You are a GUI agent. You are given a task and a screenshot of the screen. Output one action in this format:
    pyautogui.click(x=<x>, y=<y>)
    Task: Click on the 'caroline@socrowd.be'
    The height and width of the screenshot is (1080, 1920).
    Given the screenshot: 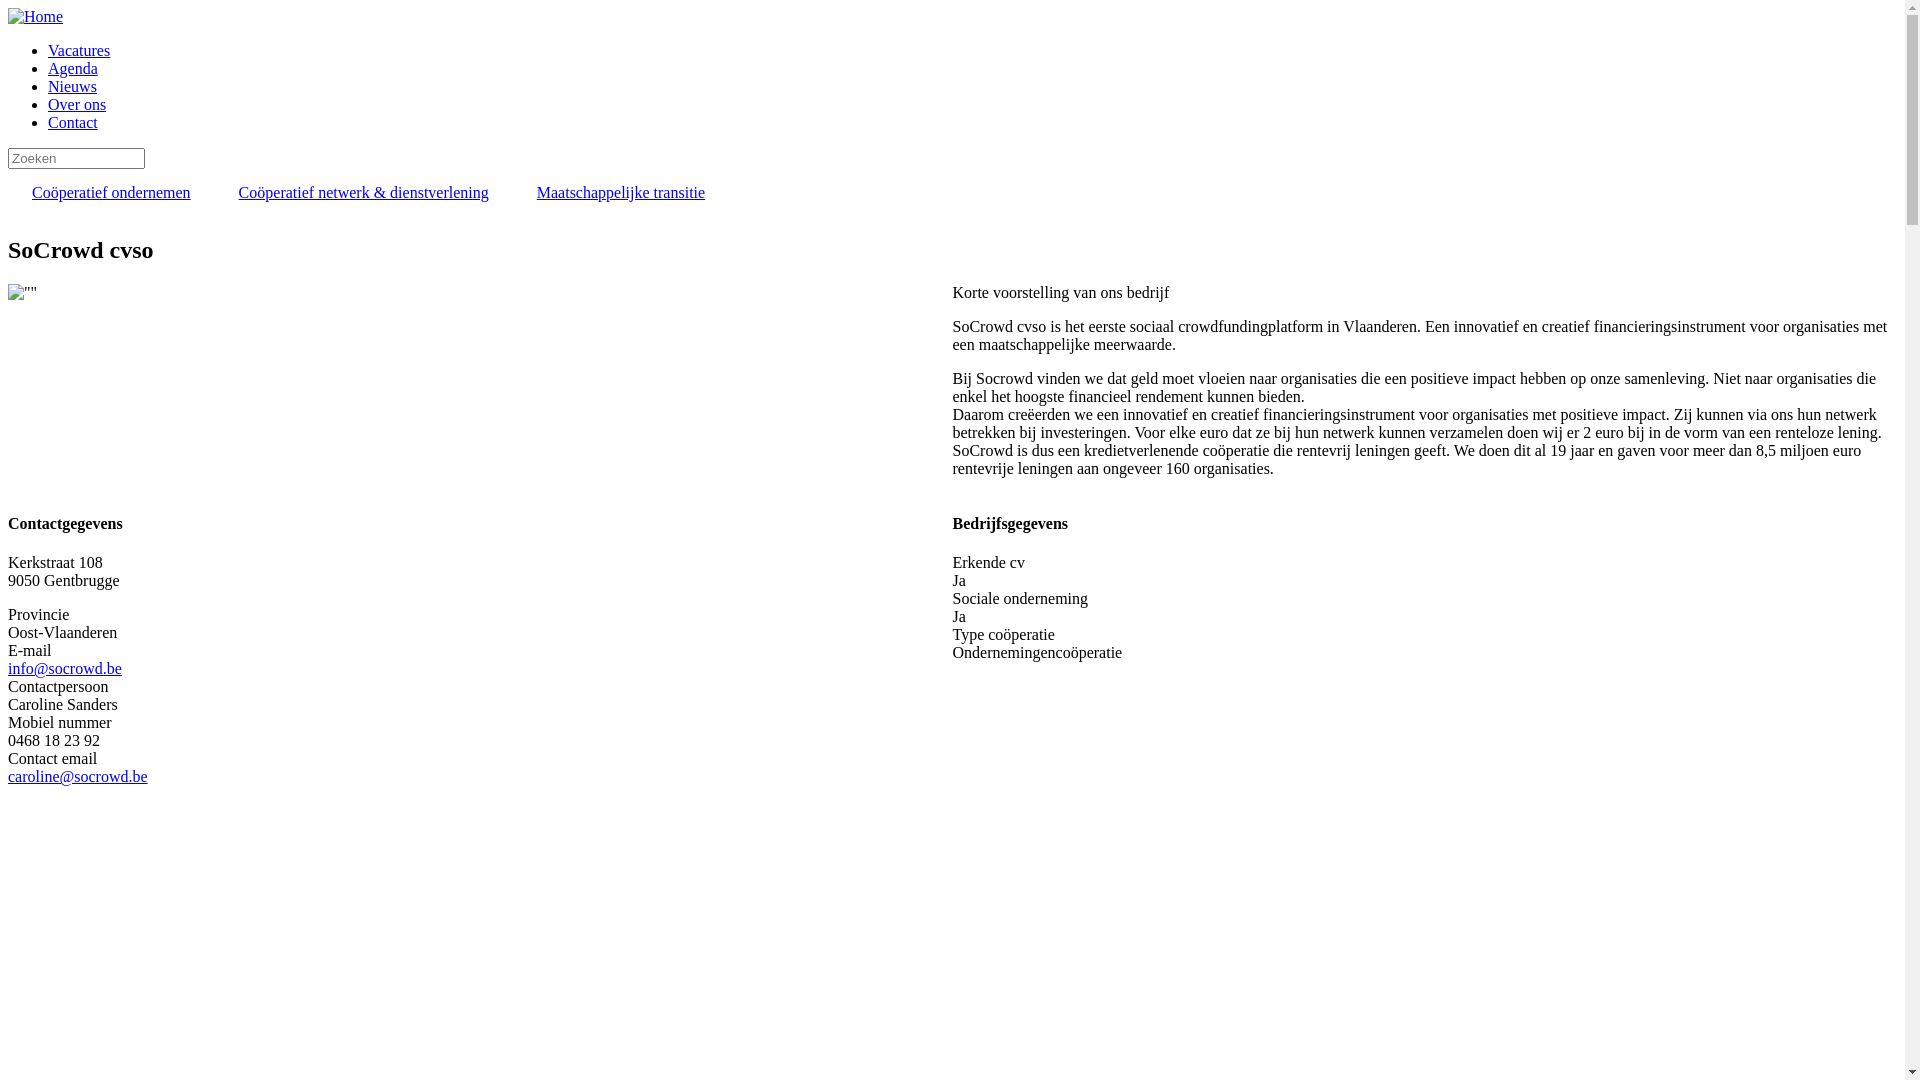 What is the action you would take?
    pyautogui.click(x=77, y=775)
    